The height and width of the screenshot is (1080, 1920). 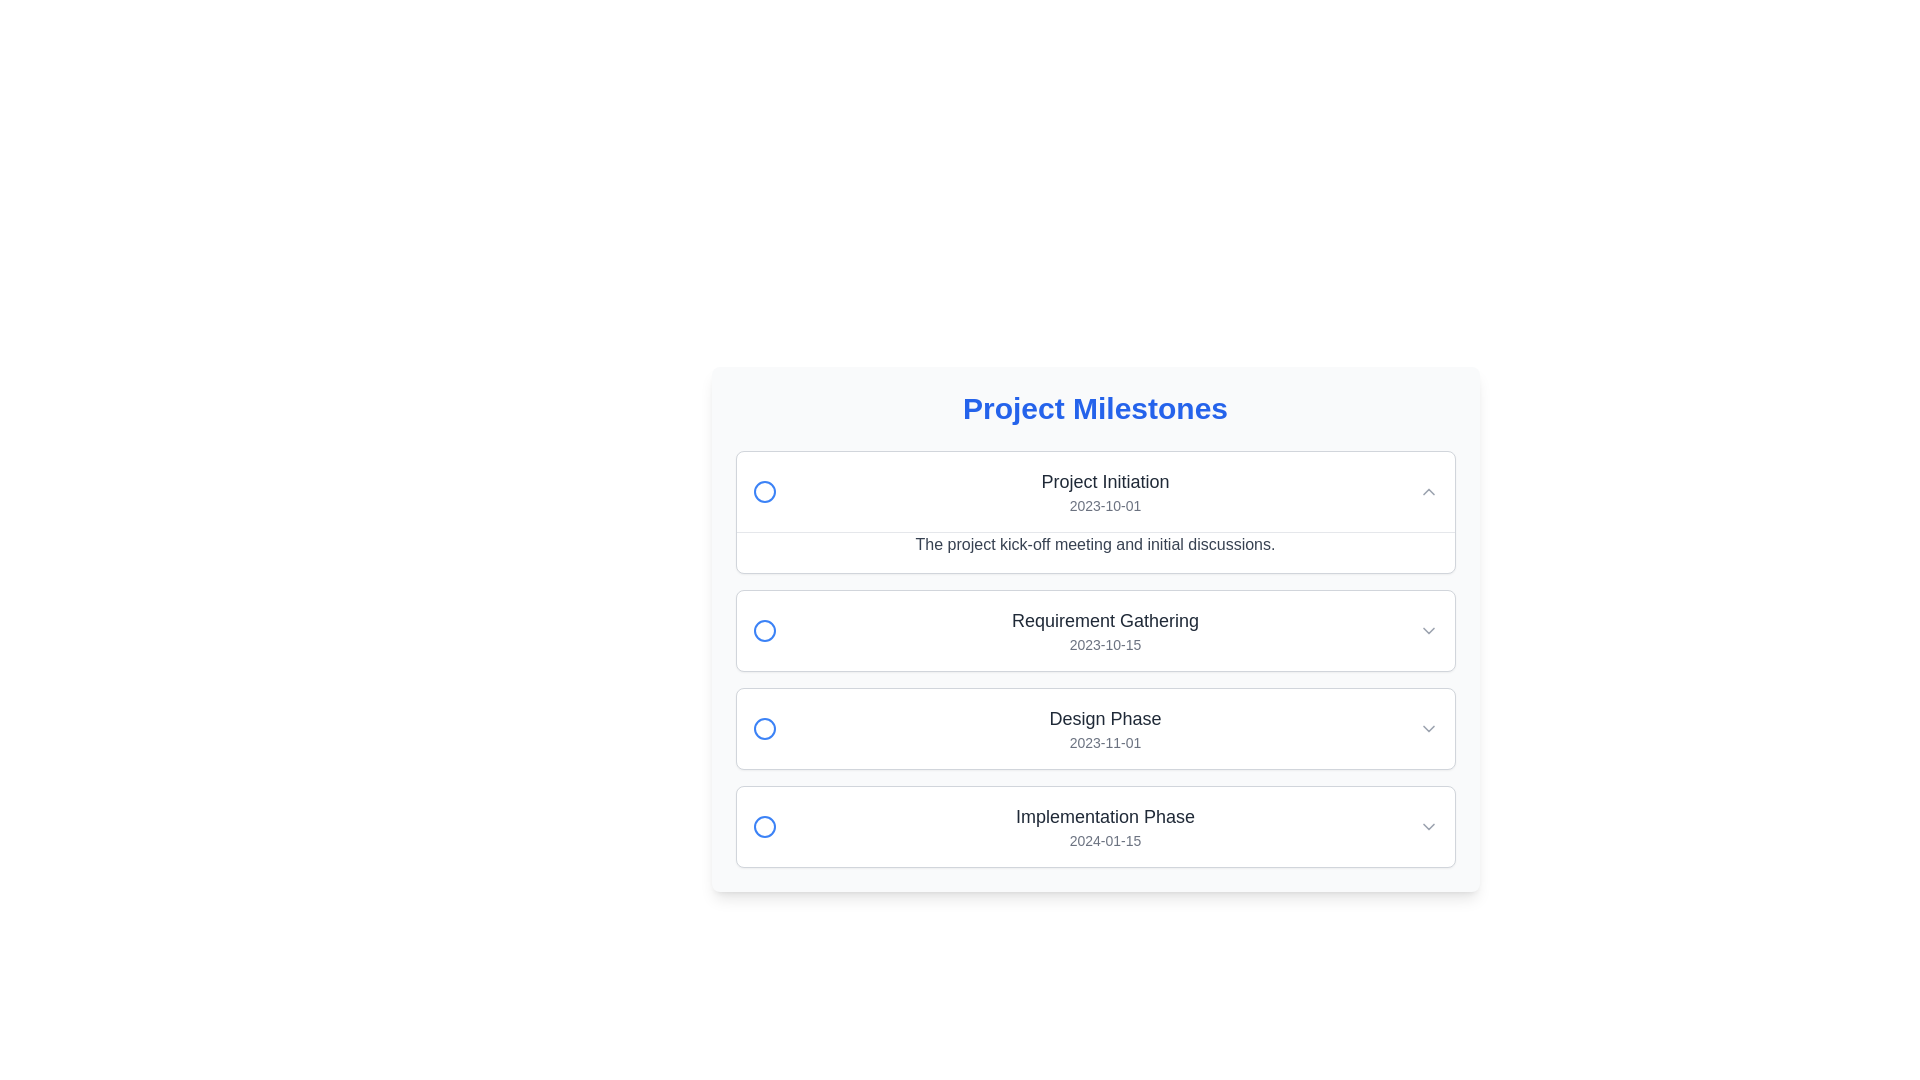 What do you see at coordinates (1104, 817) in the screenshot?
I see `static text 'Implementation Phase' located on the fourth milestone card in the 'Project Milestones' section, which is positioned above the date '2024-01-15'` at bounding box center [1104, 817].